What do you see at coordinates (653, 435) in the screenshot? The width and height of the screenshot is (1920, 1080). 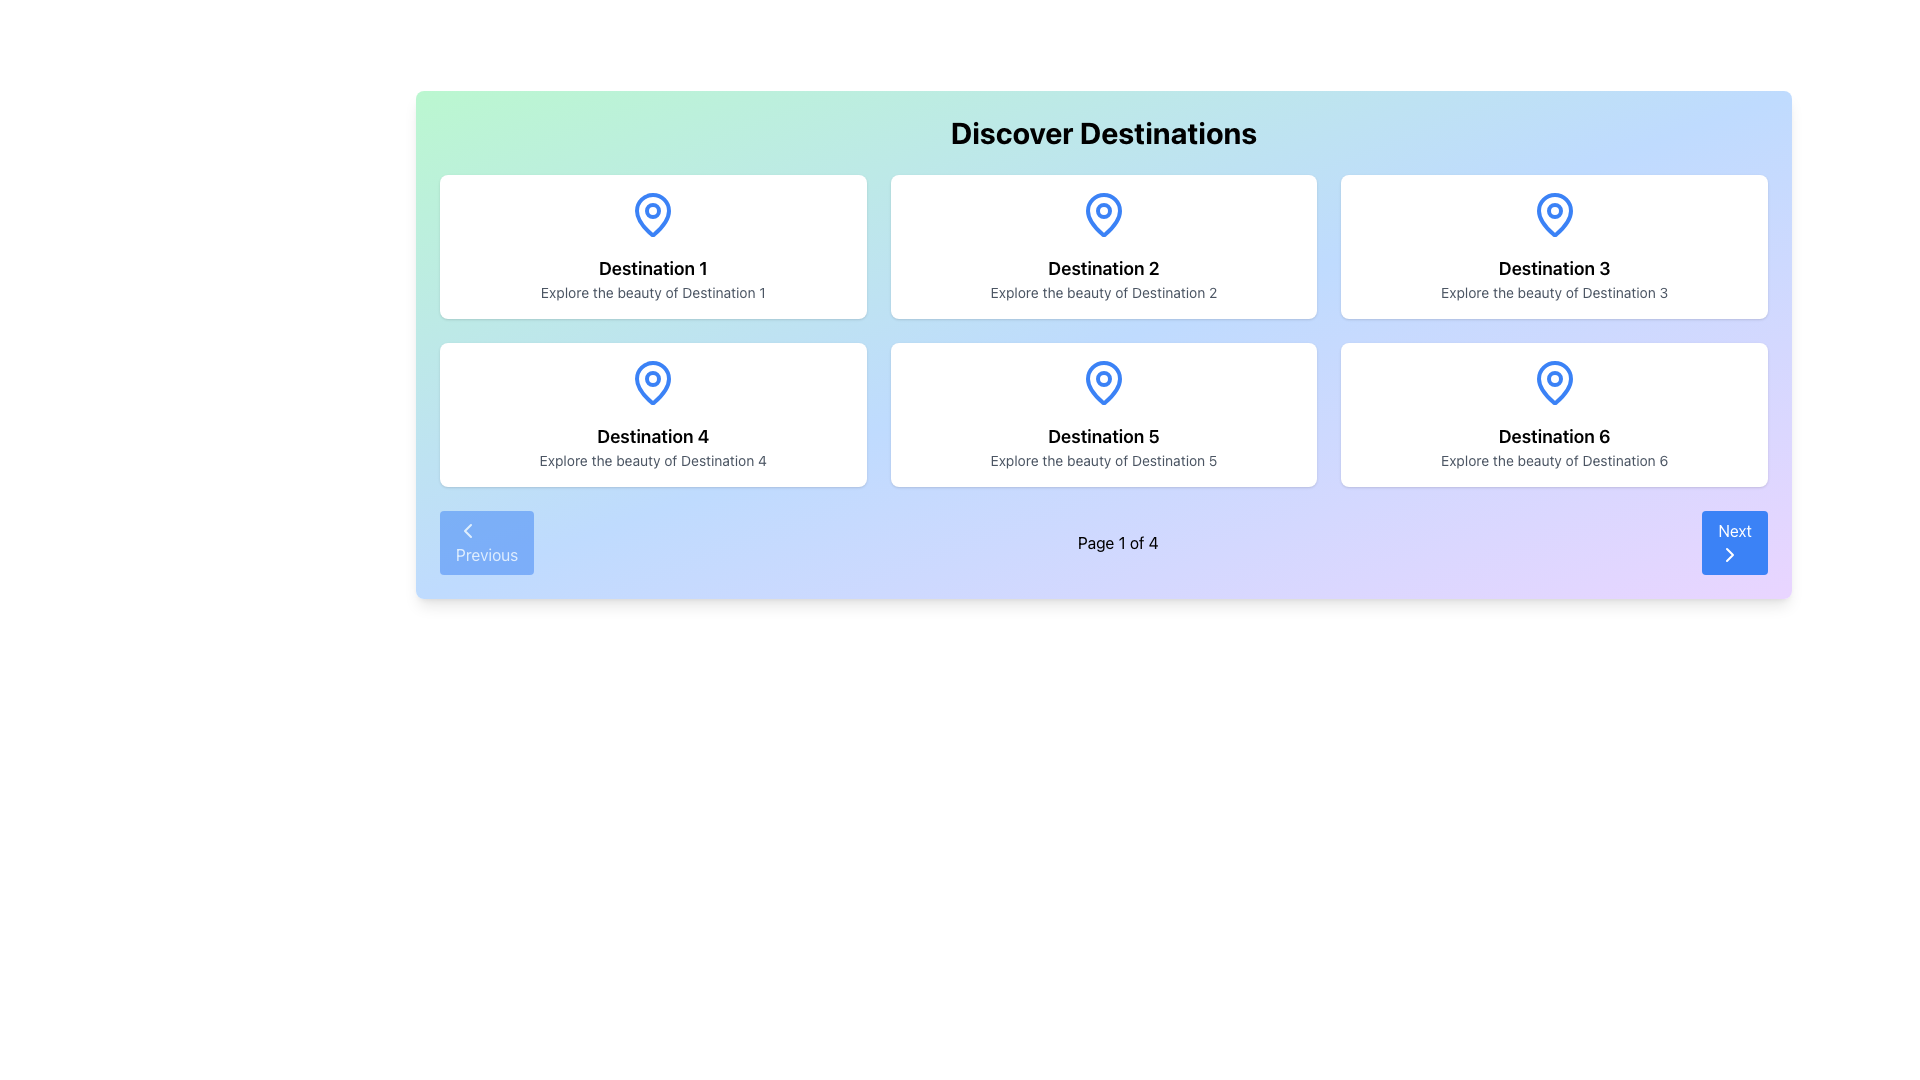 I see `text element displaying 'Destination 4', which is a bold, large-sized headline located in the second row, first column of the grid` at bounding box center [653, 435].